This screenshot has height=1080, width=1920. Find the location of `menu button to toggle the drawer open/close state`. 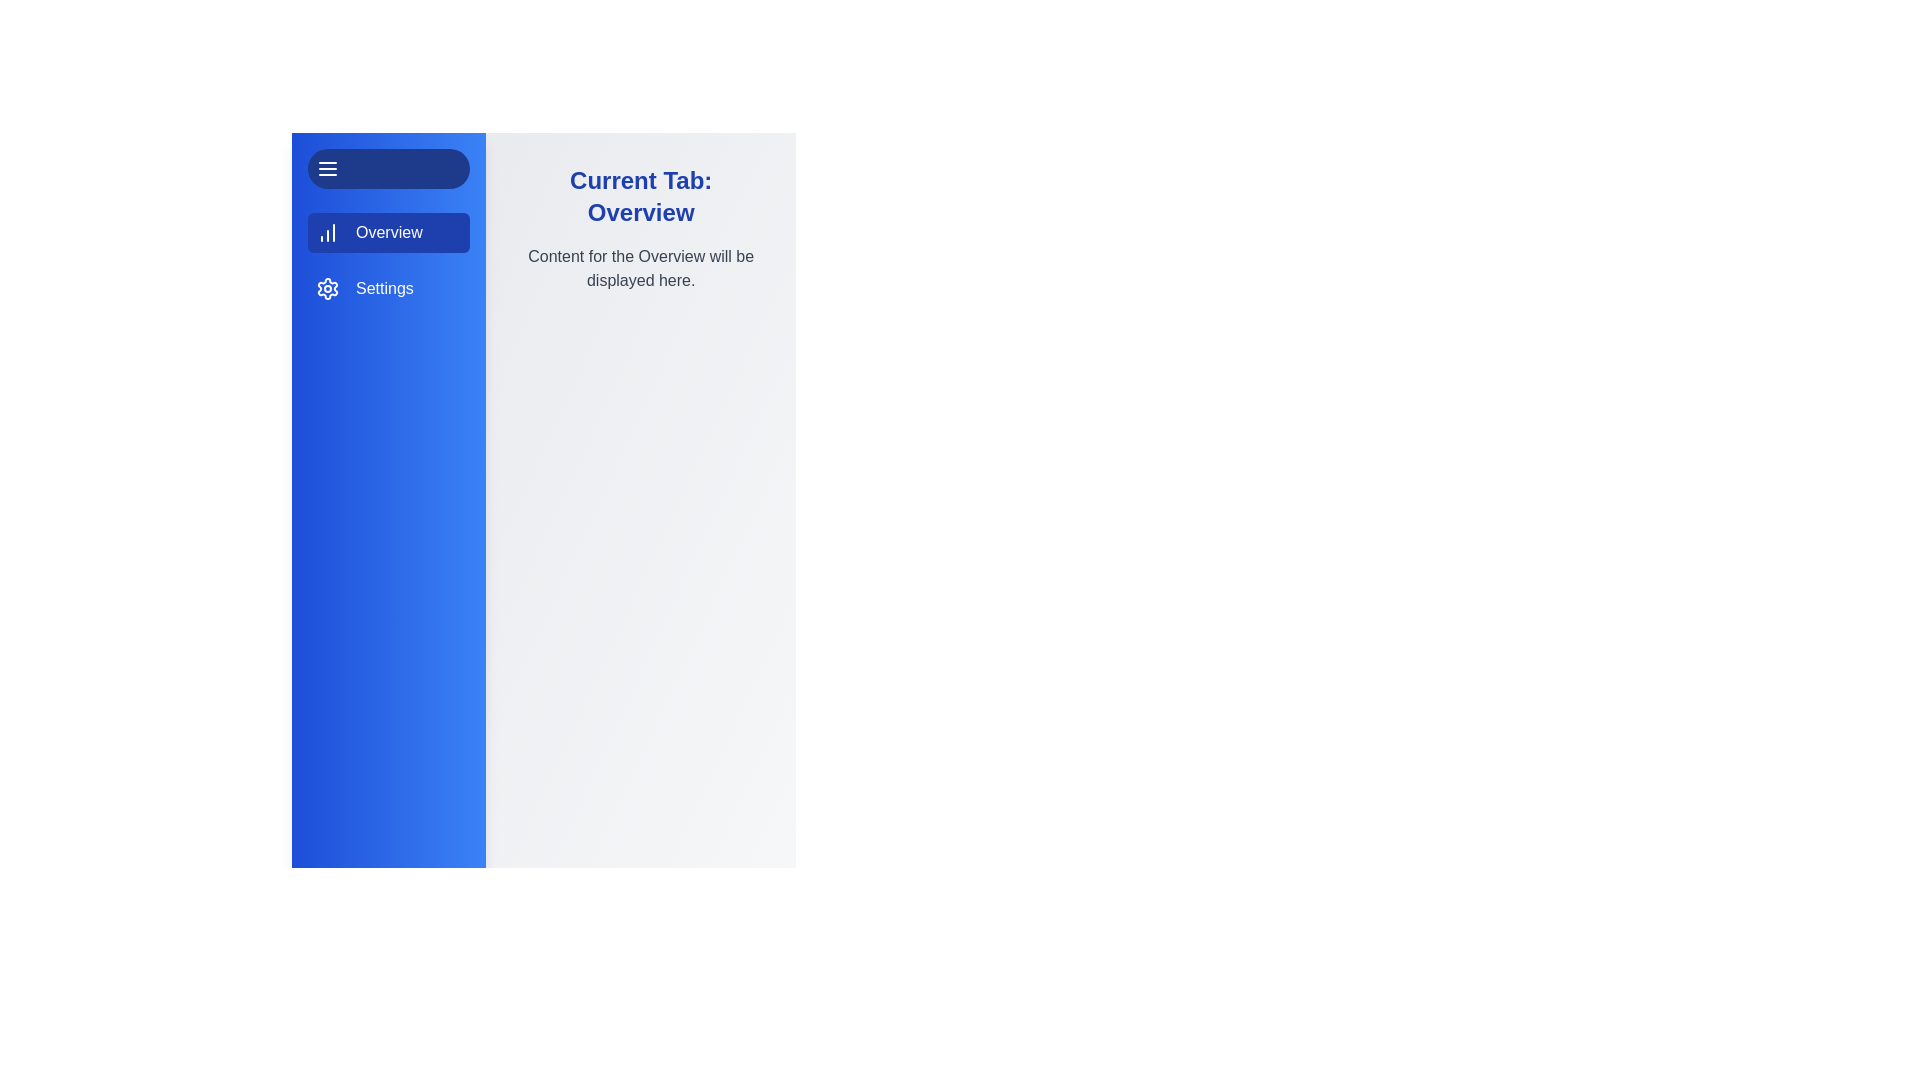

menu button to toggle the drawer open/close state is located at coordinates (388, 168).